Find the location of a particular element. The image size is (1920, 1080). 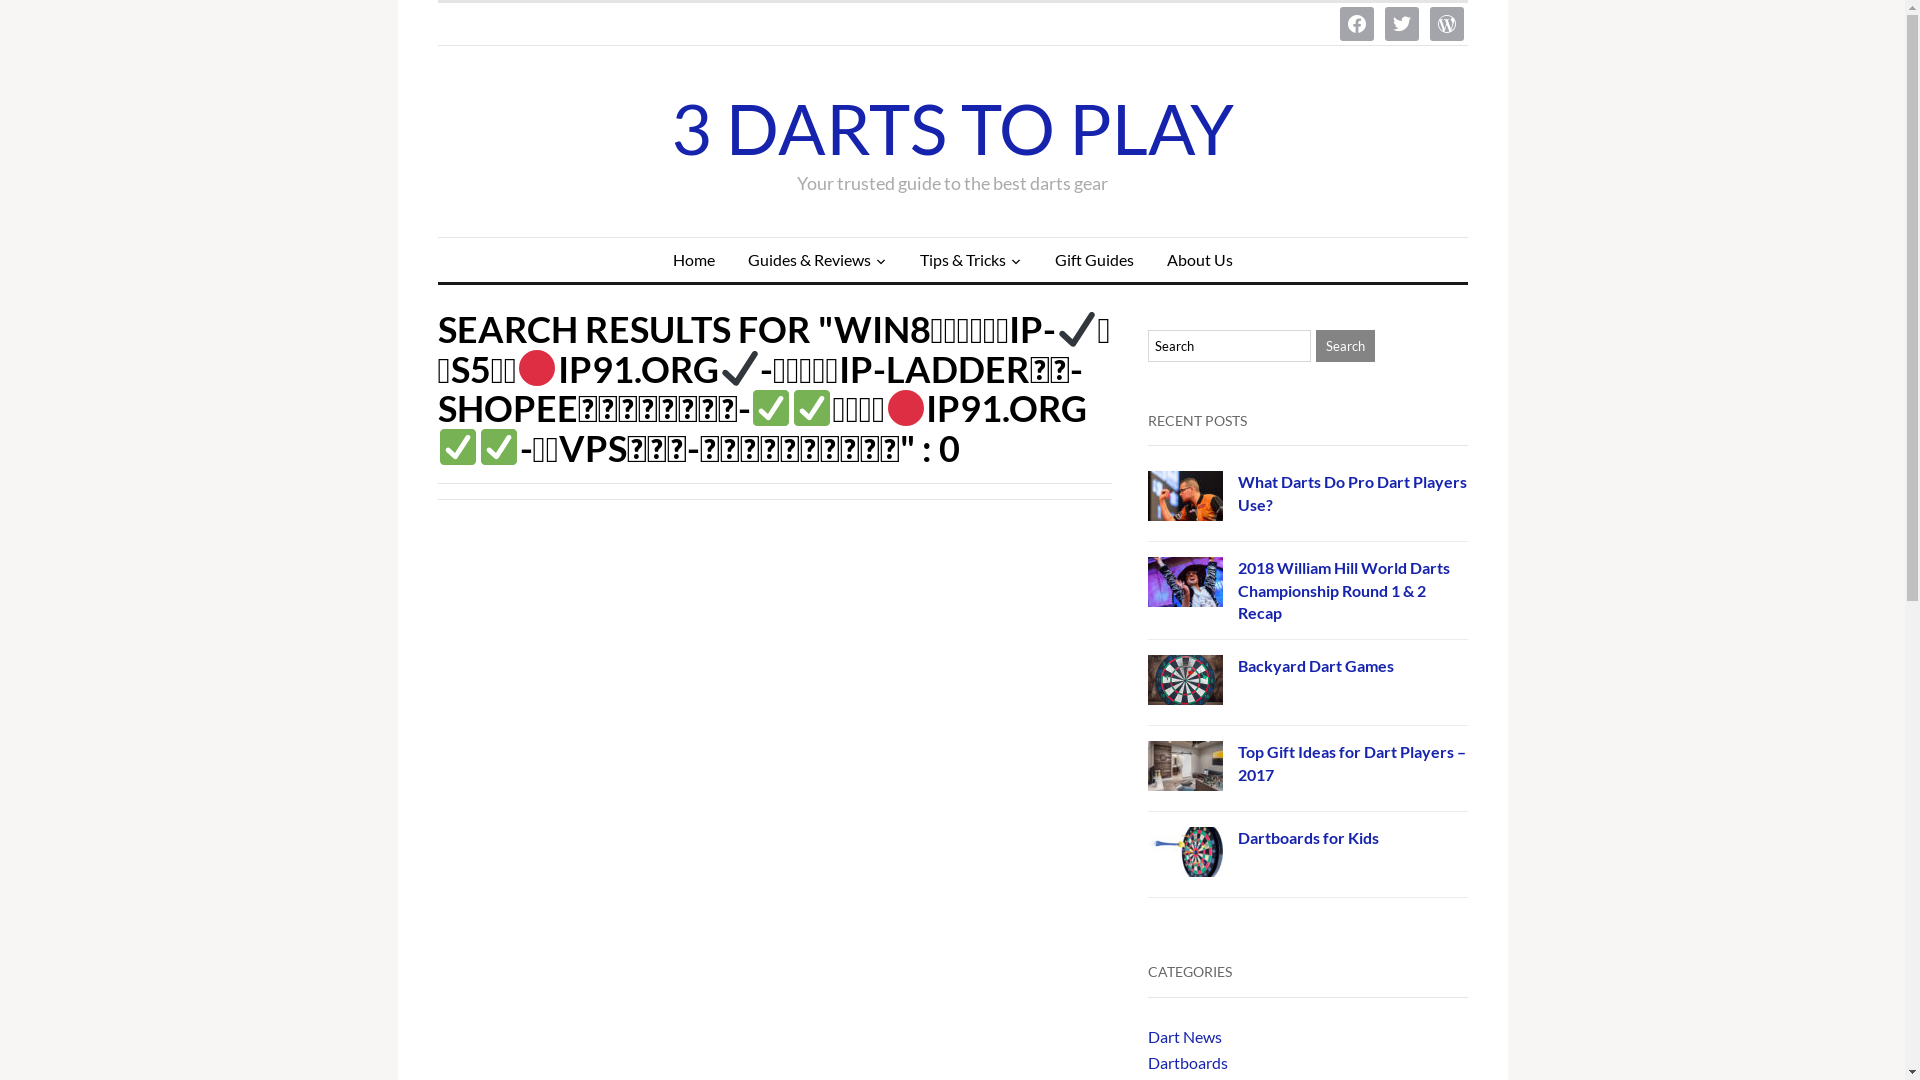

'twitter' is located at coordinates (1400, 22).